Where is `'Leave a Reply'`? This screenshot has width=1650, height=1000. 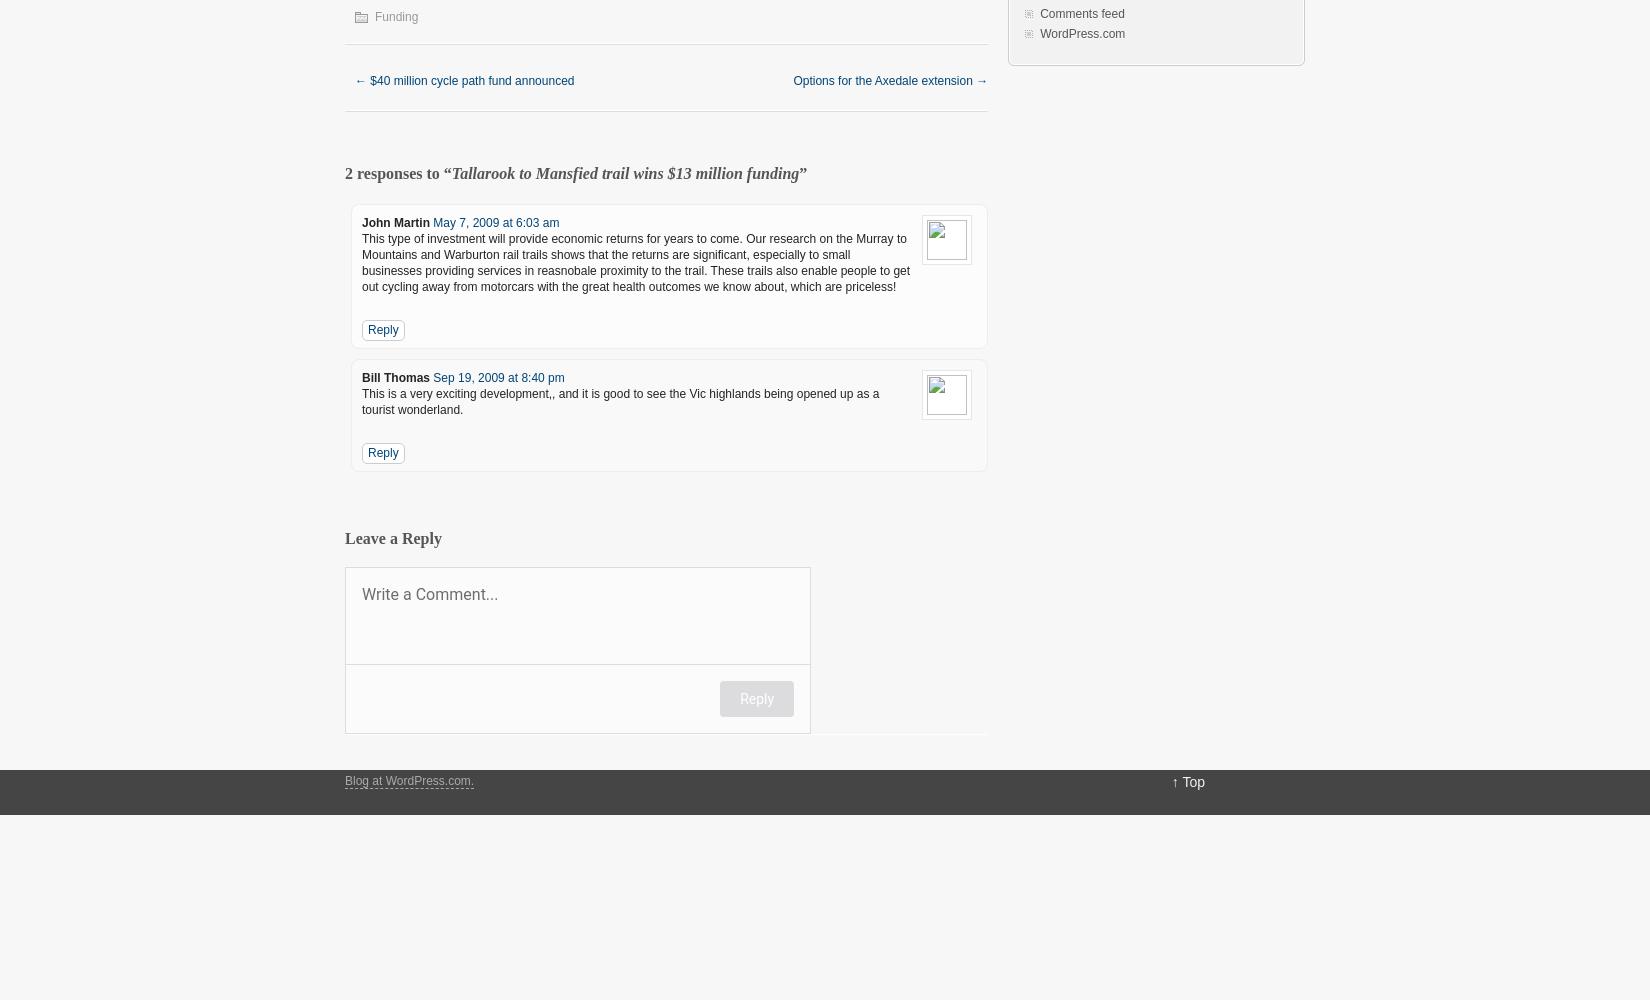
'Leave a Reply' is located at coordinates (393, 538).